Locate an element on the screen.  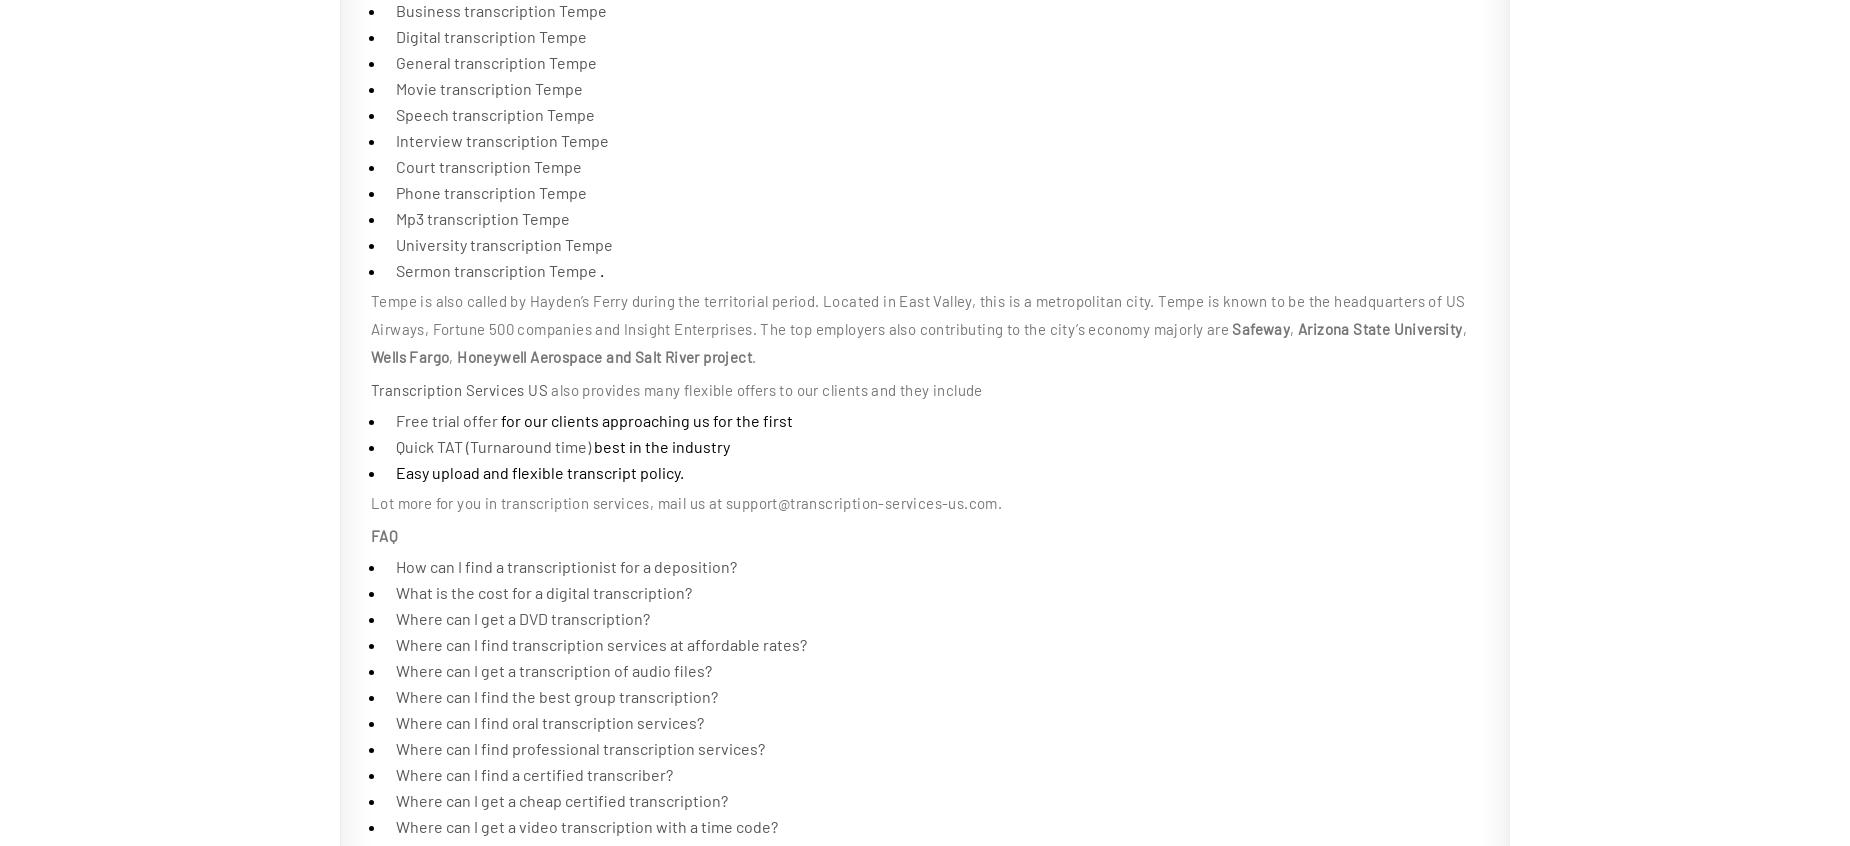
'Movie transcription Tempe' is located at coordinates (489, 88).